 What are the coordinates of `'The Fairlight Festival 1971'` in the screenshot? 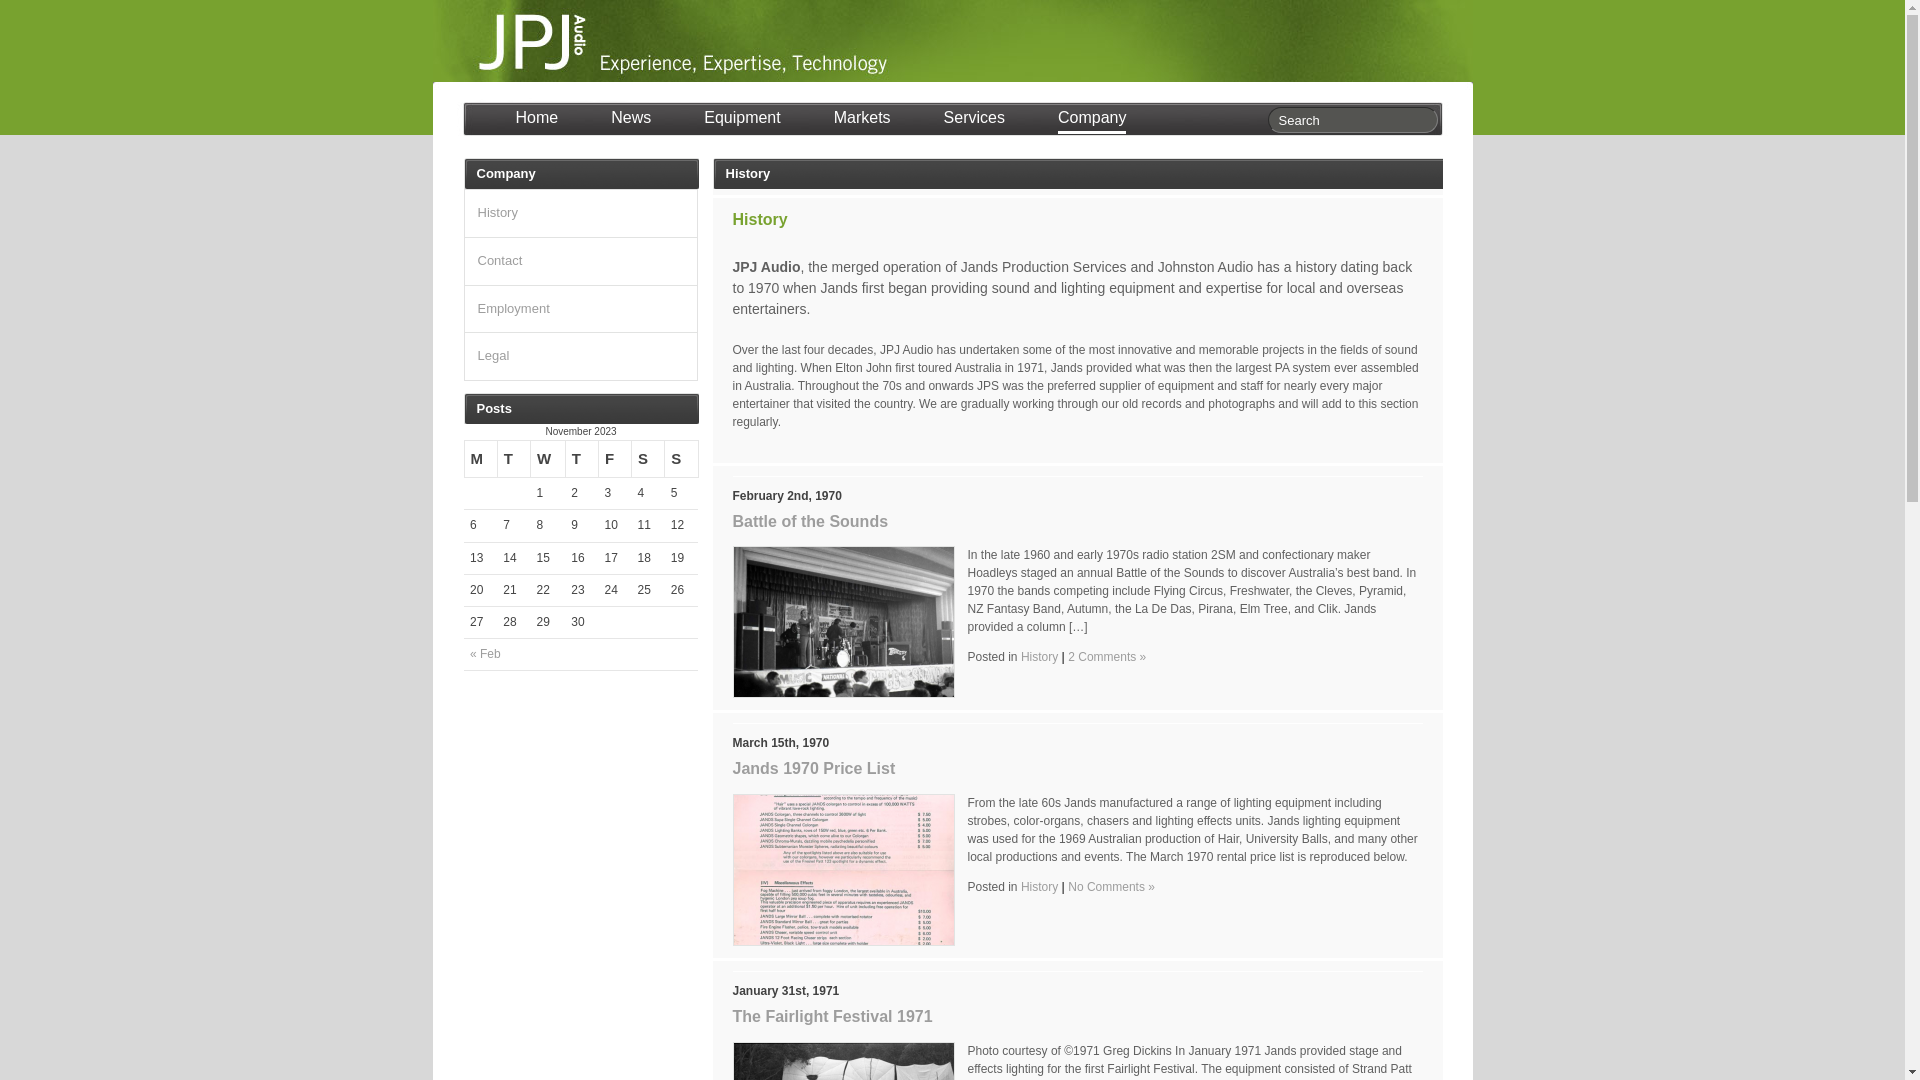 It's located at (730, 1016).